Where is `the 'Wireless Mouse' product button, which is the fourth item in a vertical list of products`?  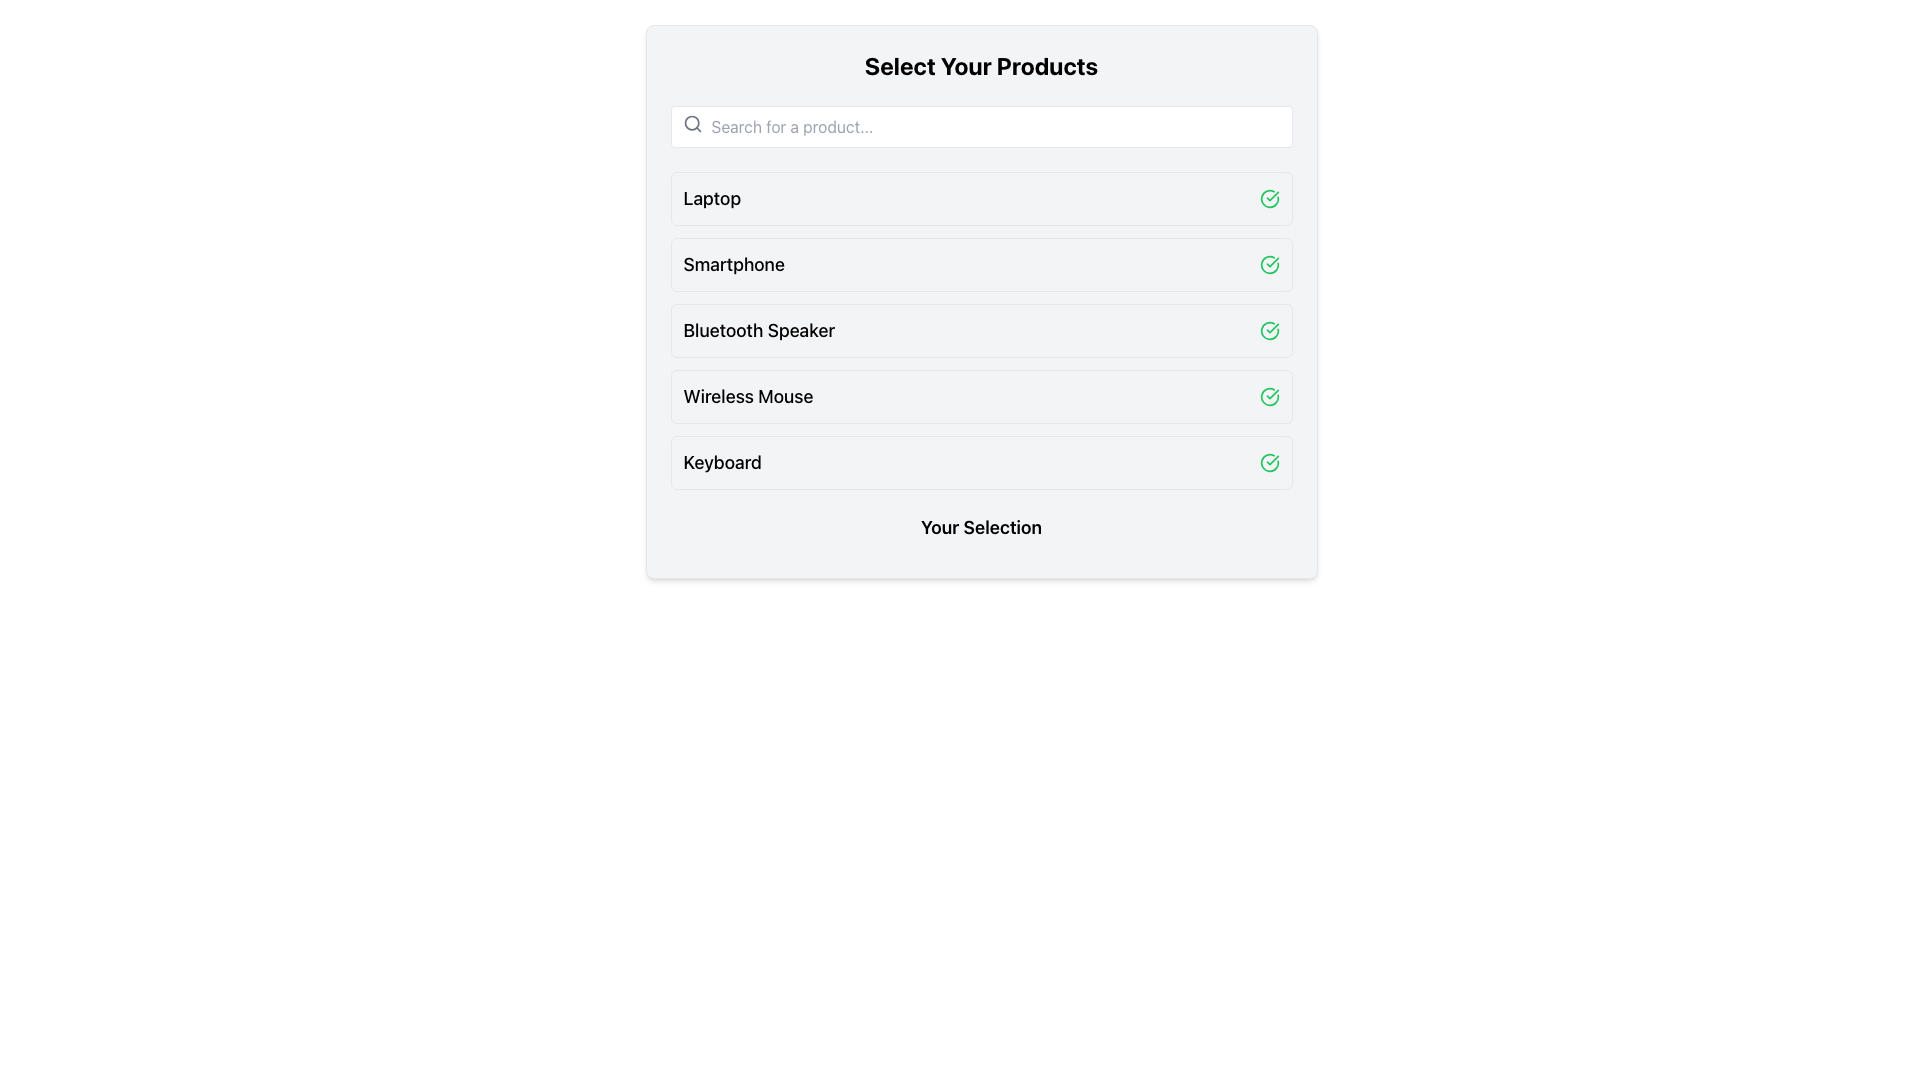 the 'Wireless Mouse' product button, which is the fourth item in a vertical list of products is located at coordinates (981, 397).